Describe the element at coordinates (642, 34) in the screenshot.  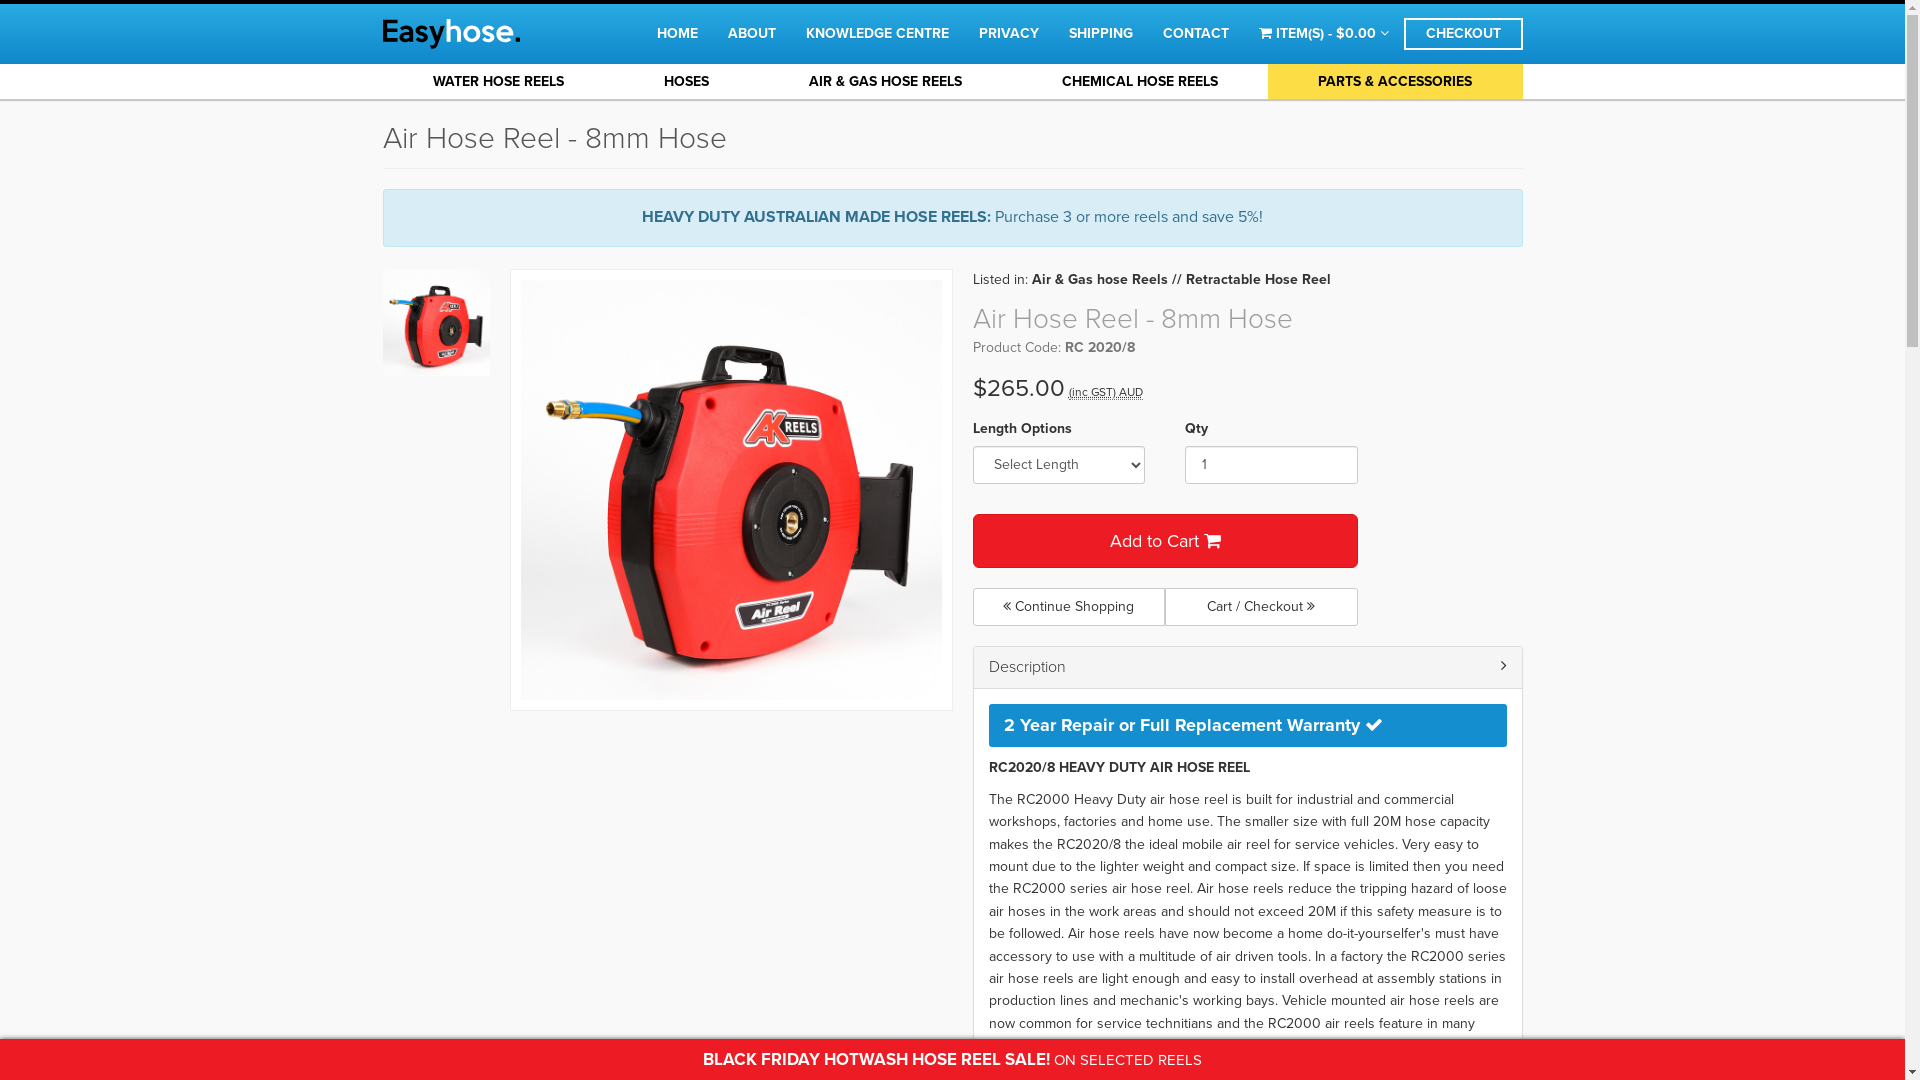
I see `'HOME'` at that location.